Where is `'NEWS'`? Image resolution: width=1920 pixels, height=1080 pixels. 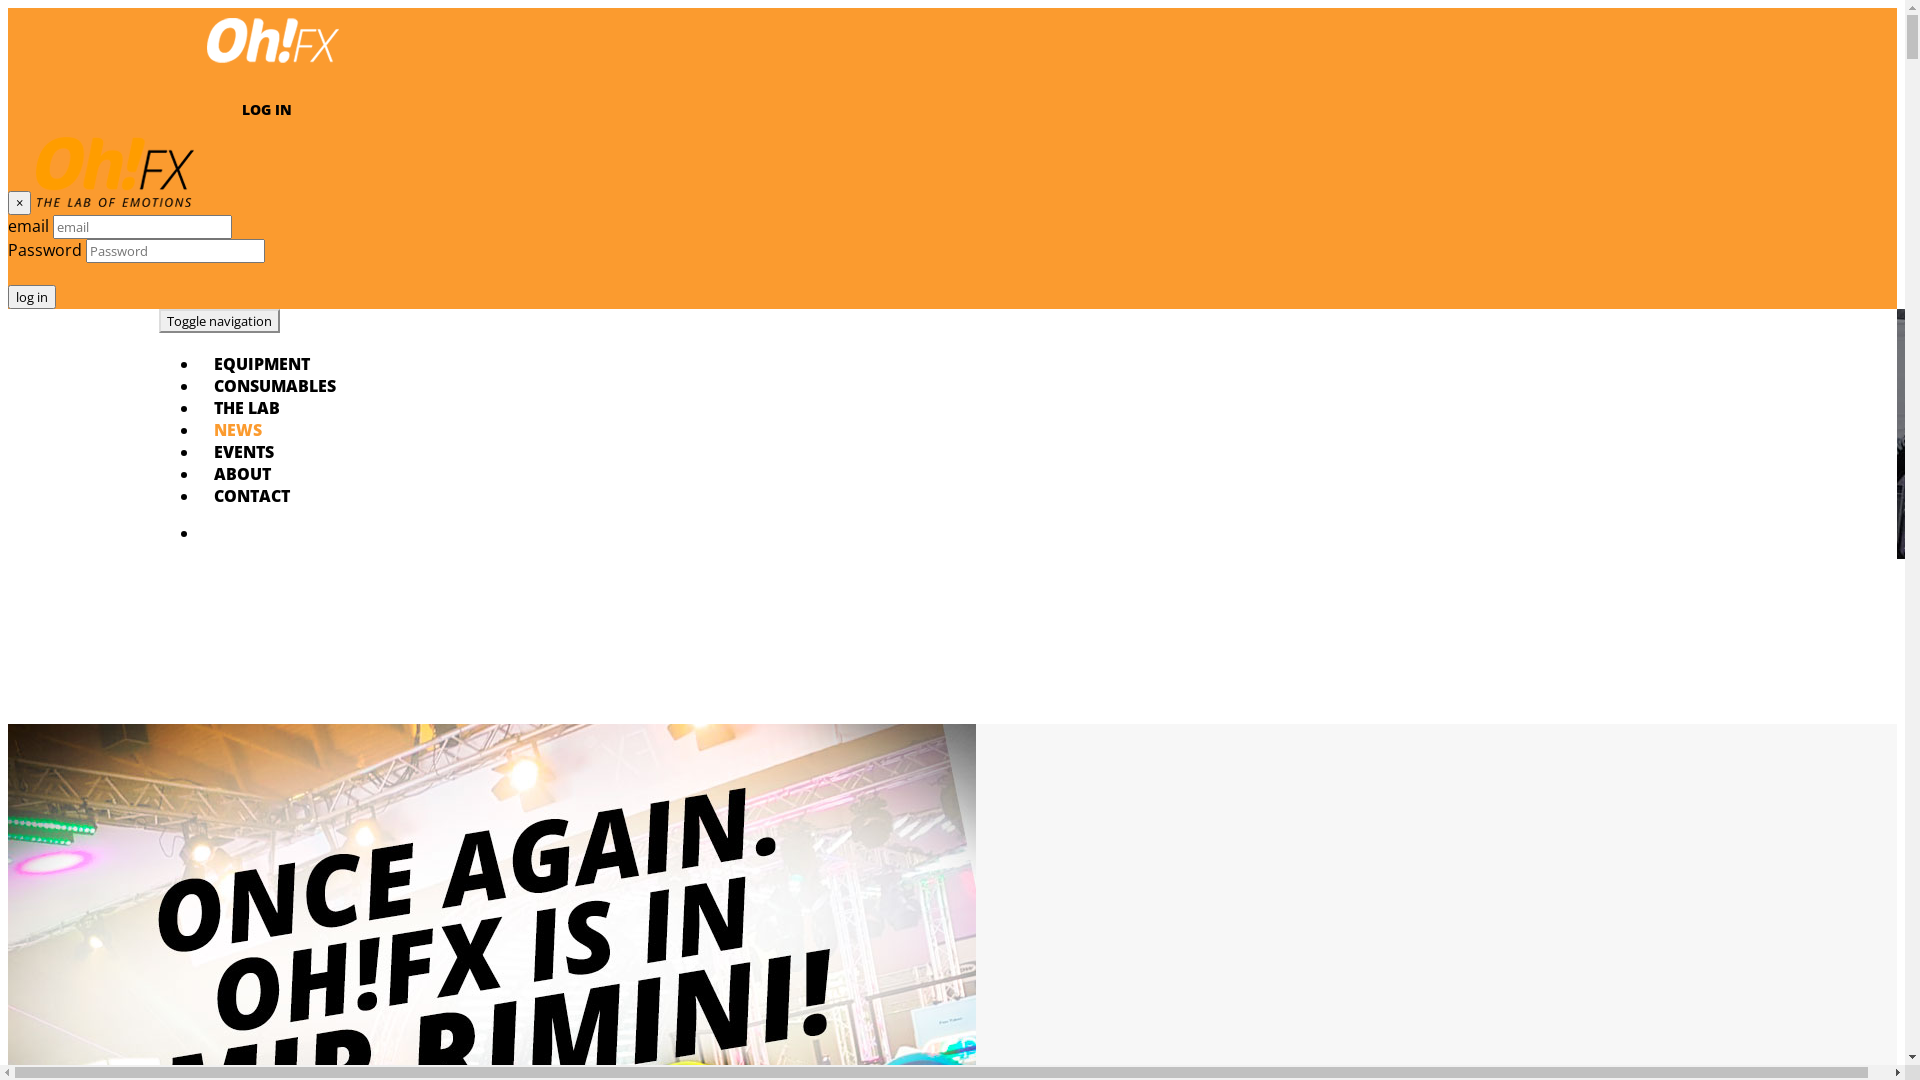 'NEWS' is located at coordinates (214, 428).